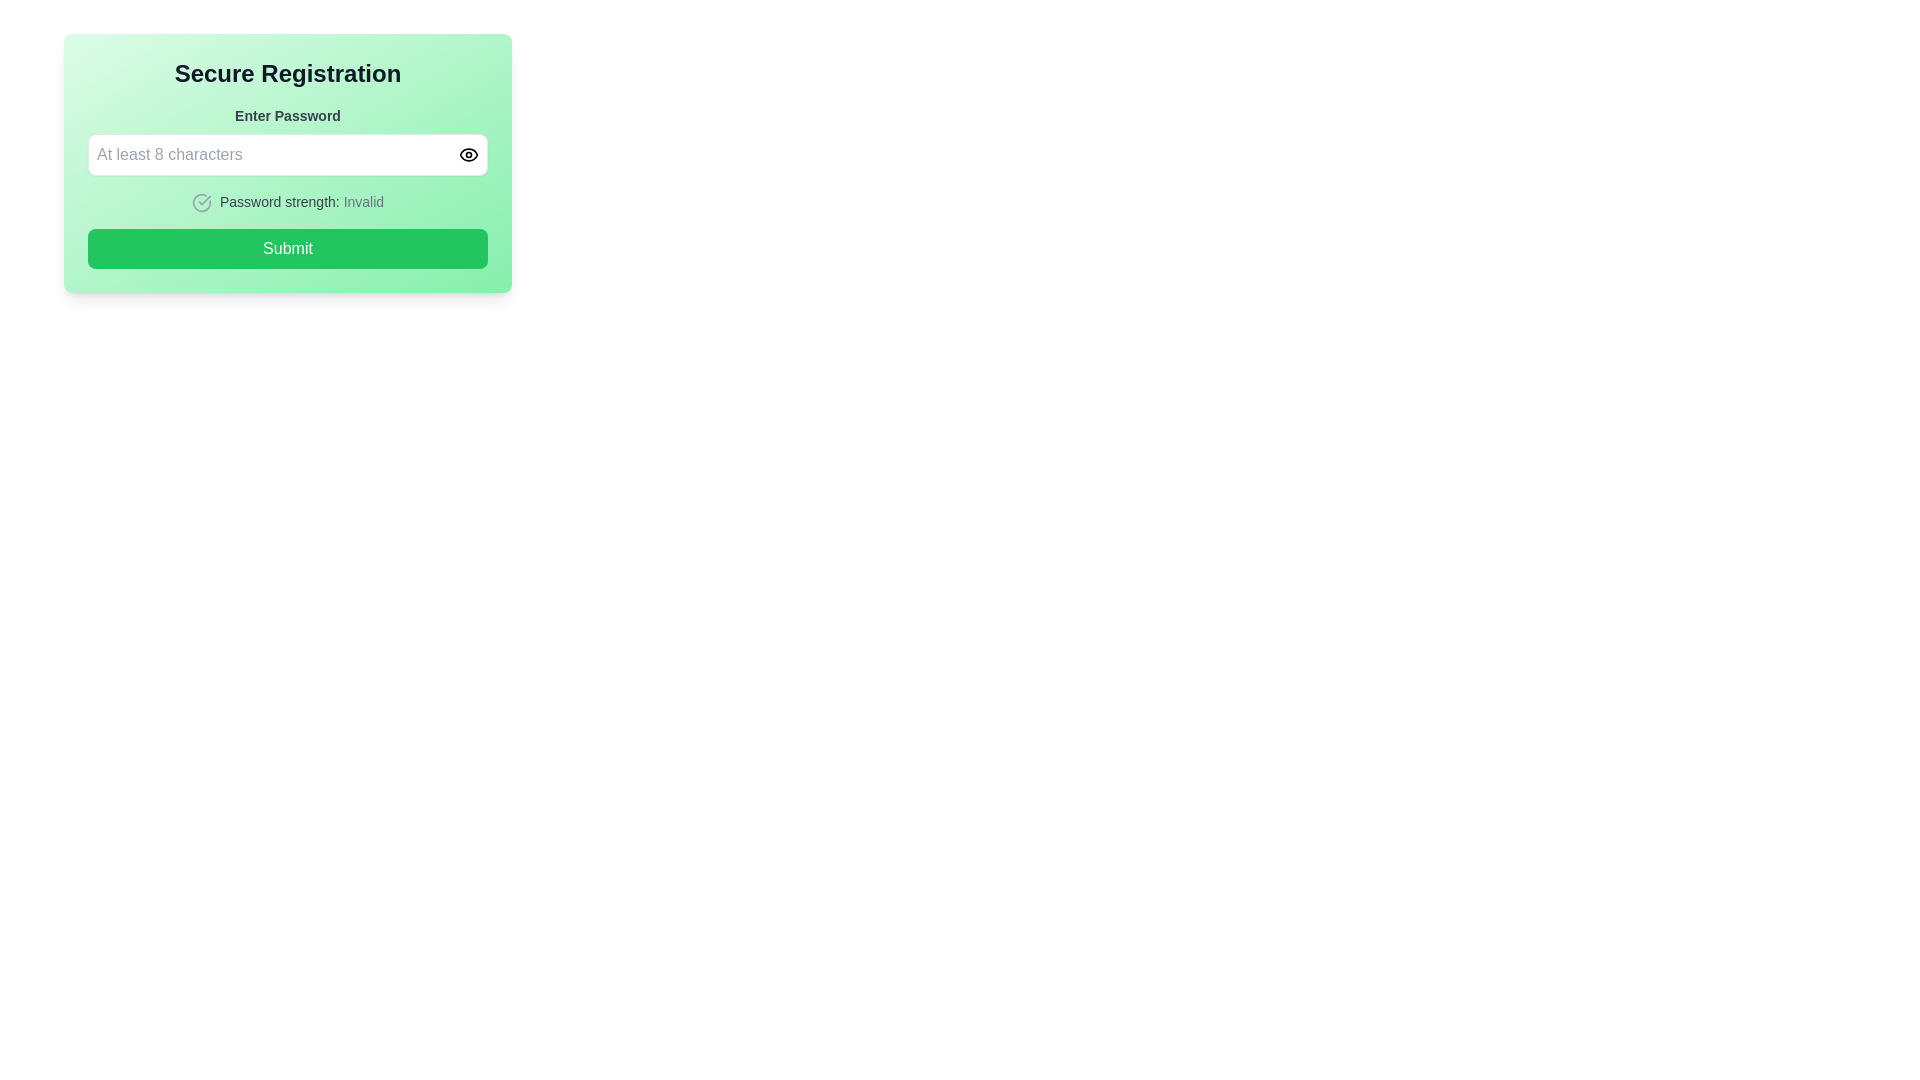 This screenshot has height=1080, width=1920. What do you see at coordinates (468, 153) in the screenshot?
I see `the icon button located at the right end of the password input field` at bounding box center [468, 153].